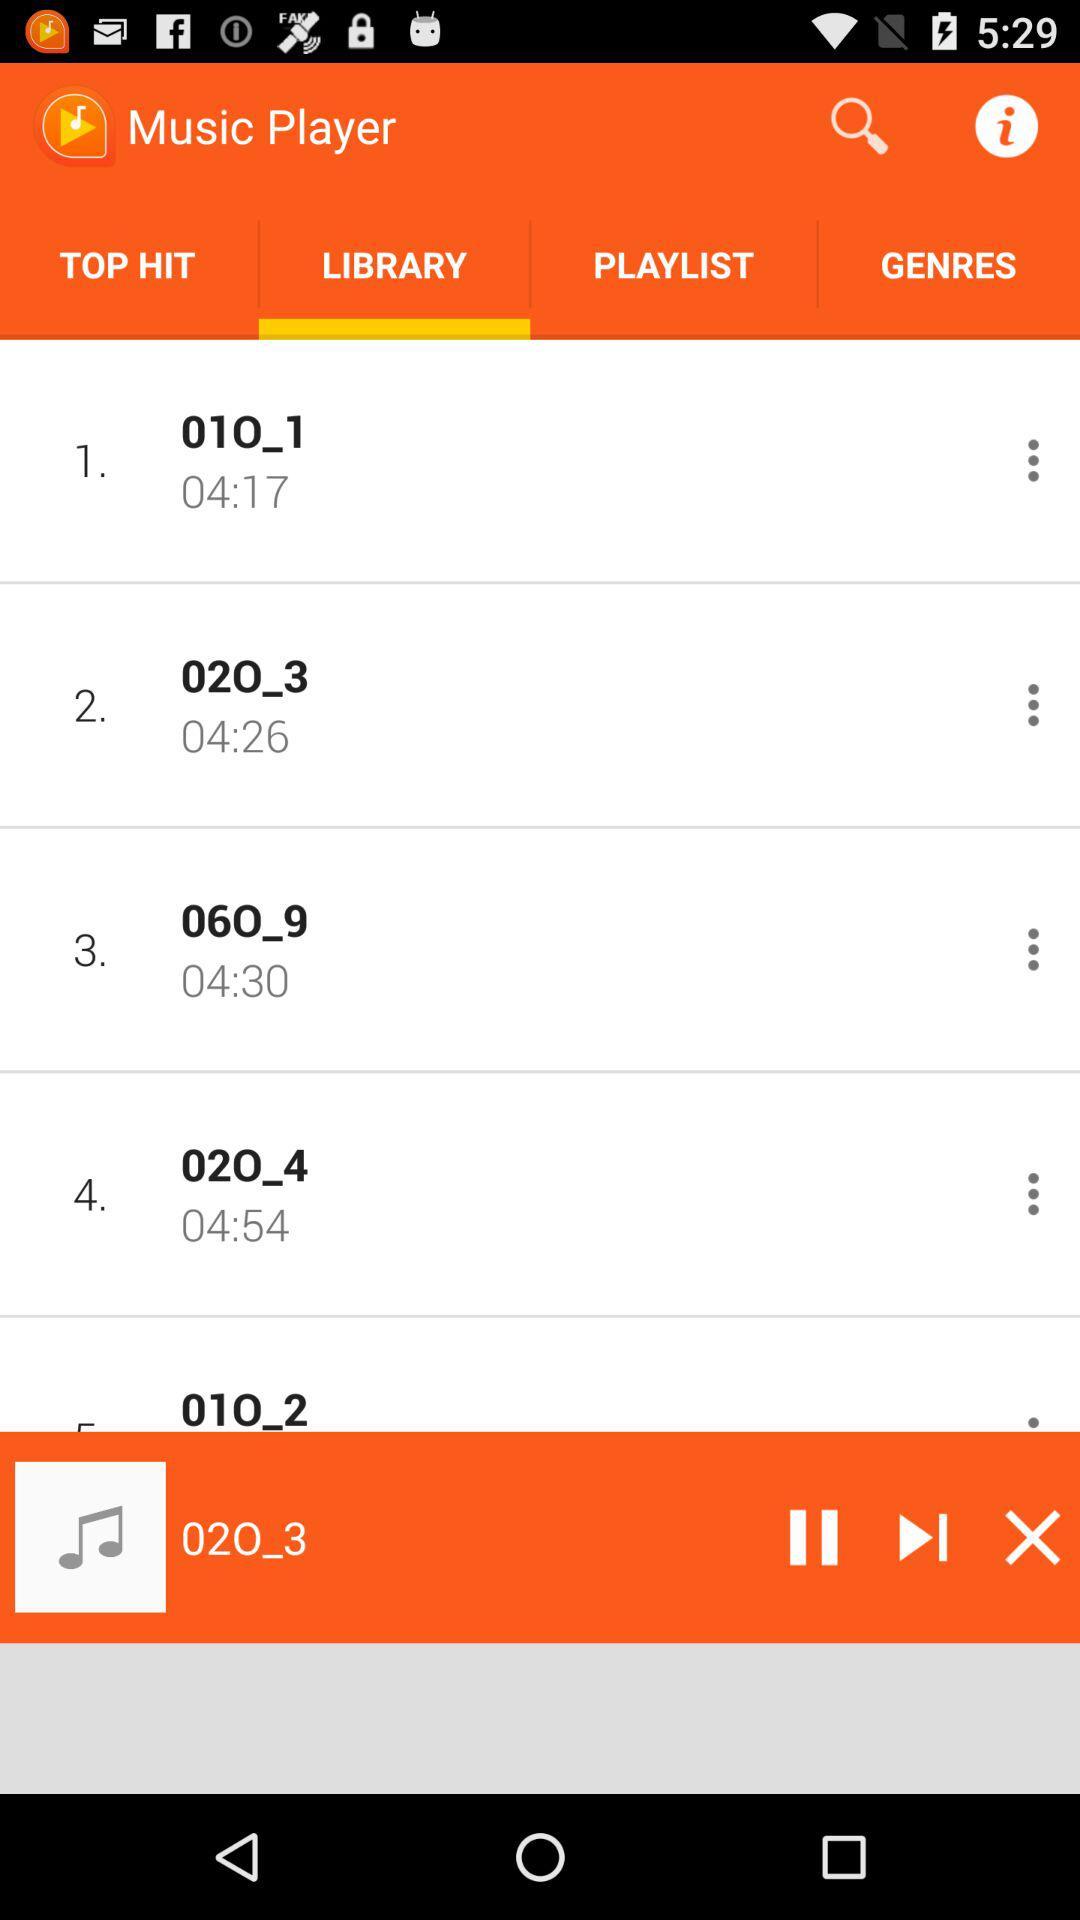 The height and width of the screenshot is (1920, 1080). What do you see at coordinates (858, 124) in the screenshot?
I see `the app above playlist app` at bounding box center [858, 124].